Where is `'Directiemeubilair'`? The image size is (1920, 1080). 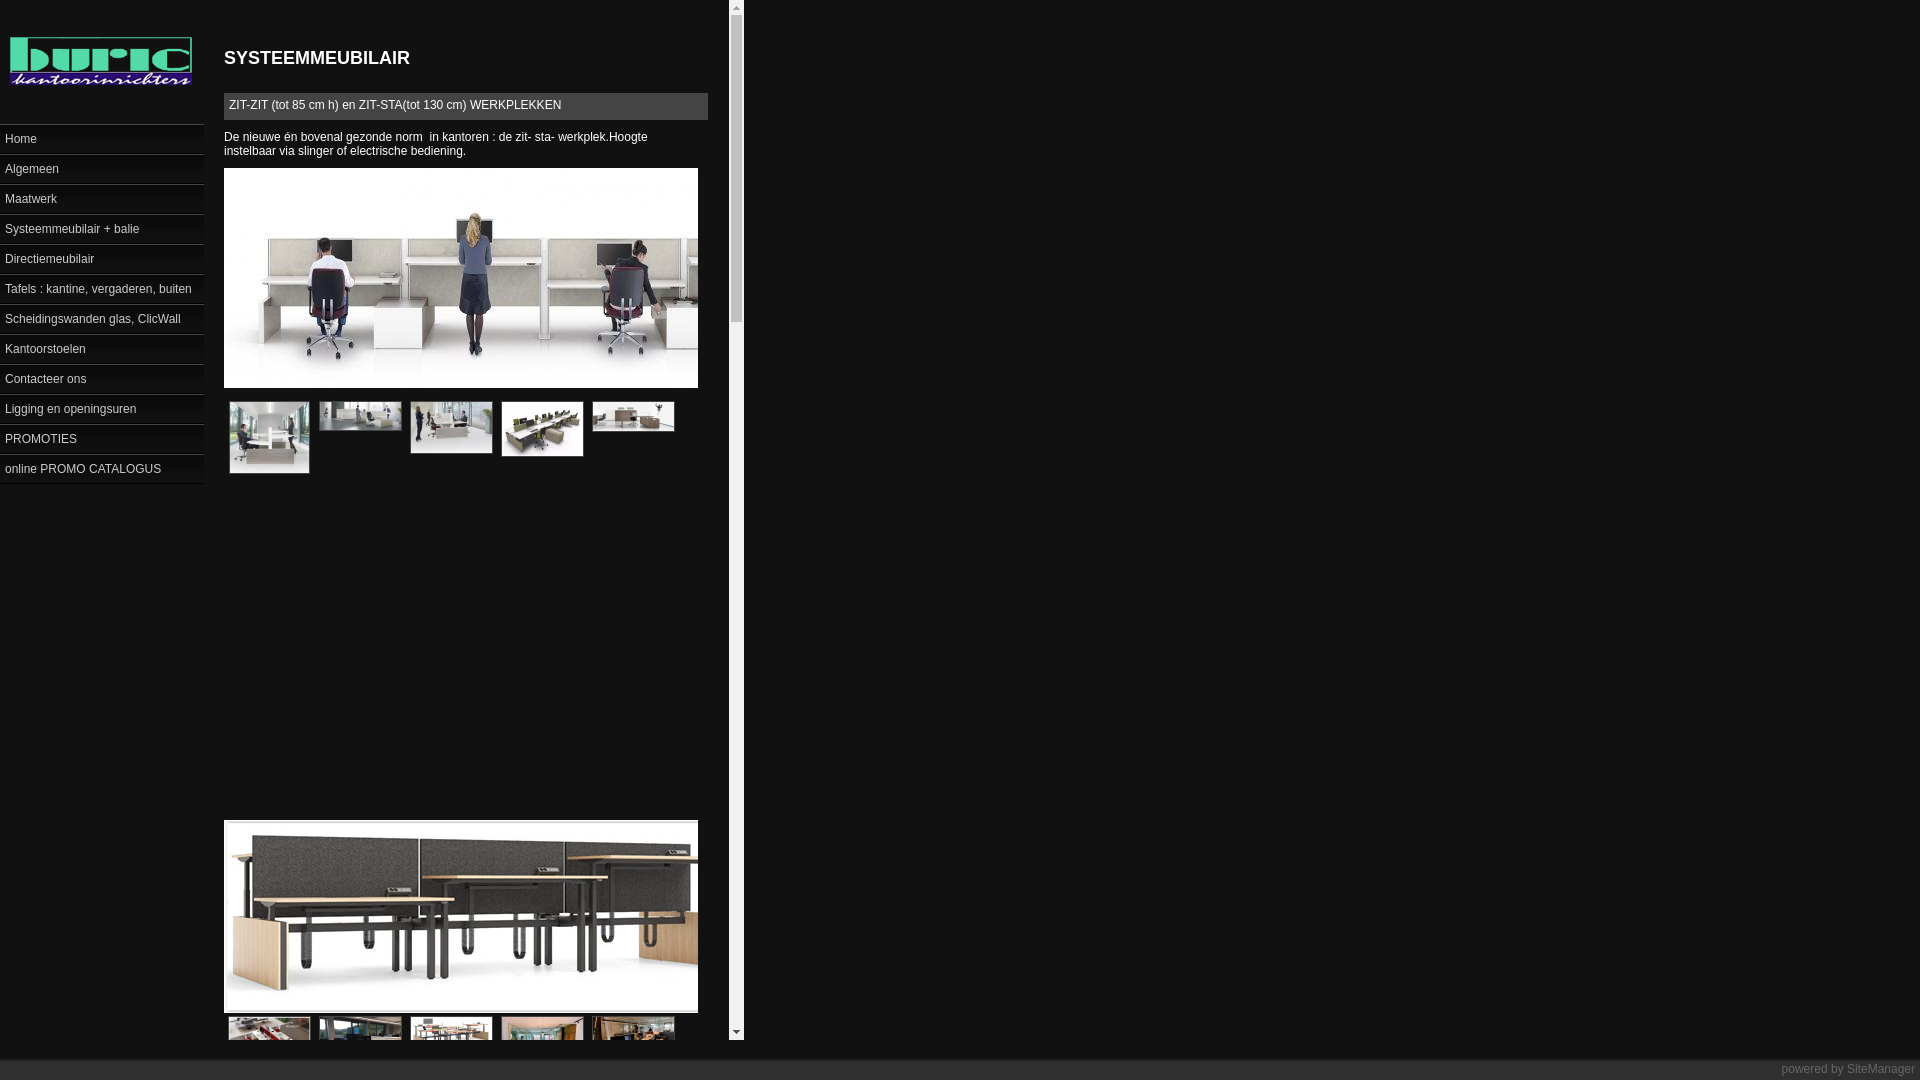
'Directiemeubilair' is located at coordinates (0, 257).